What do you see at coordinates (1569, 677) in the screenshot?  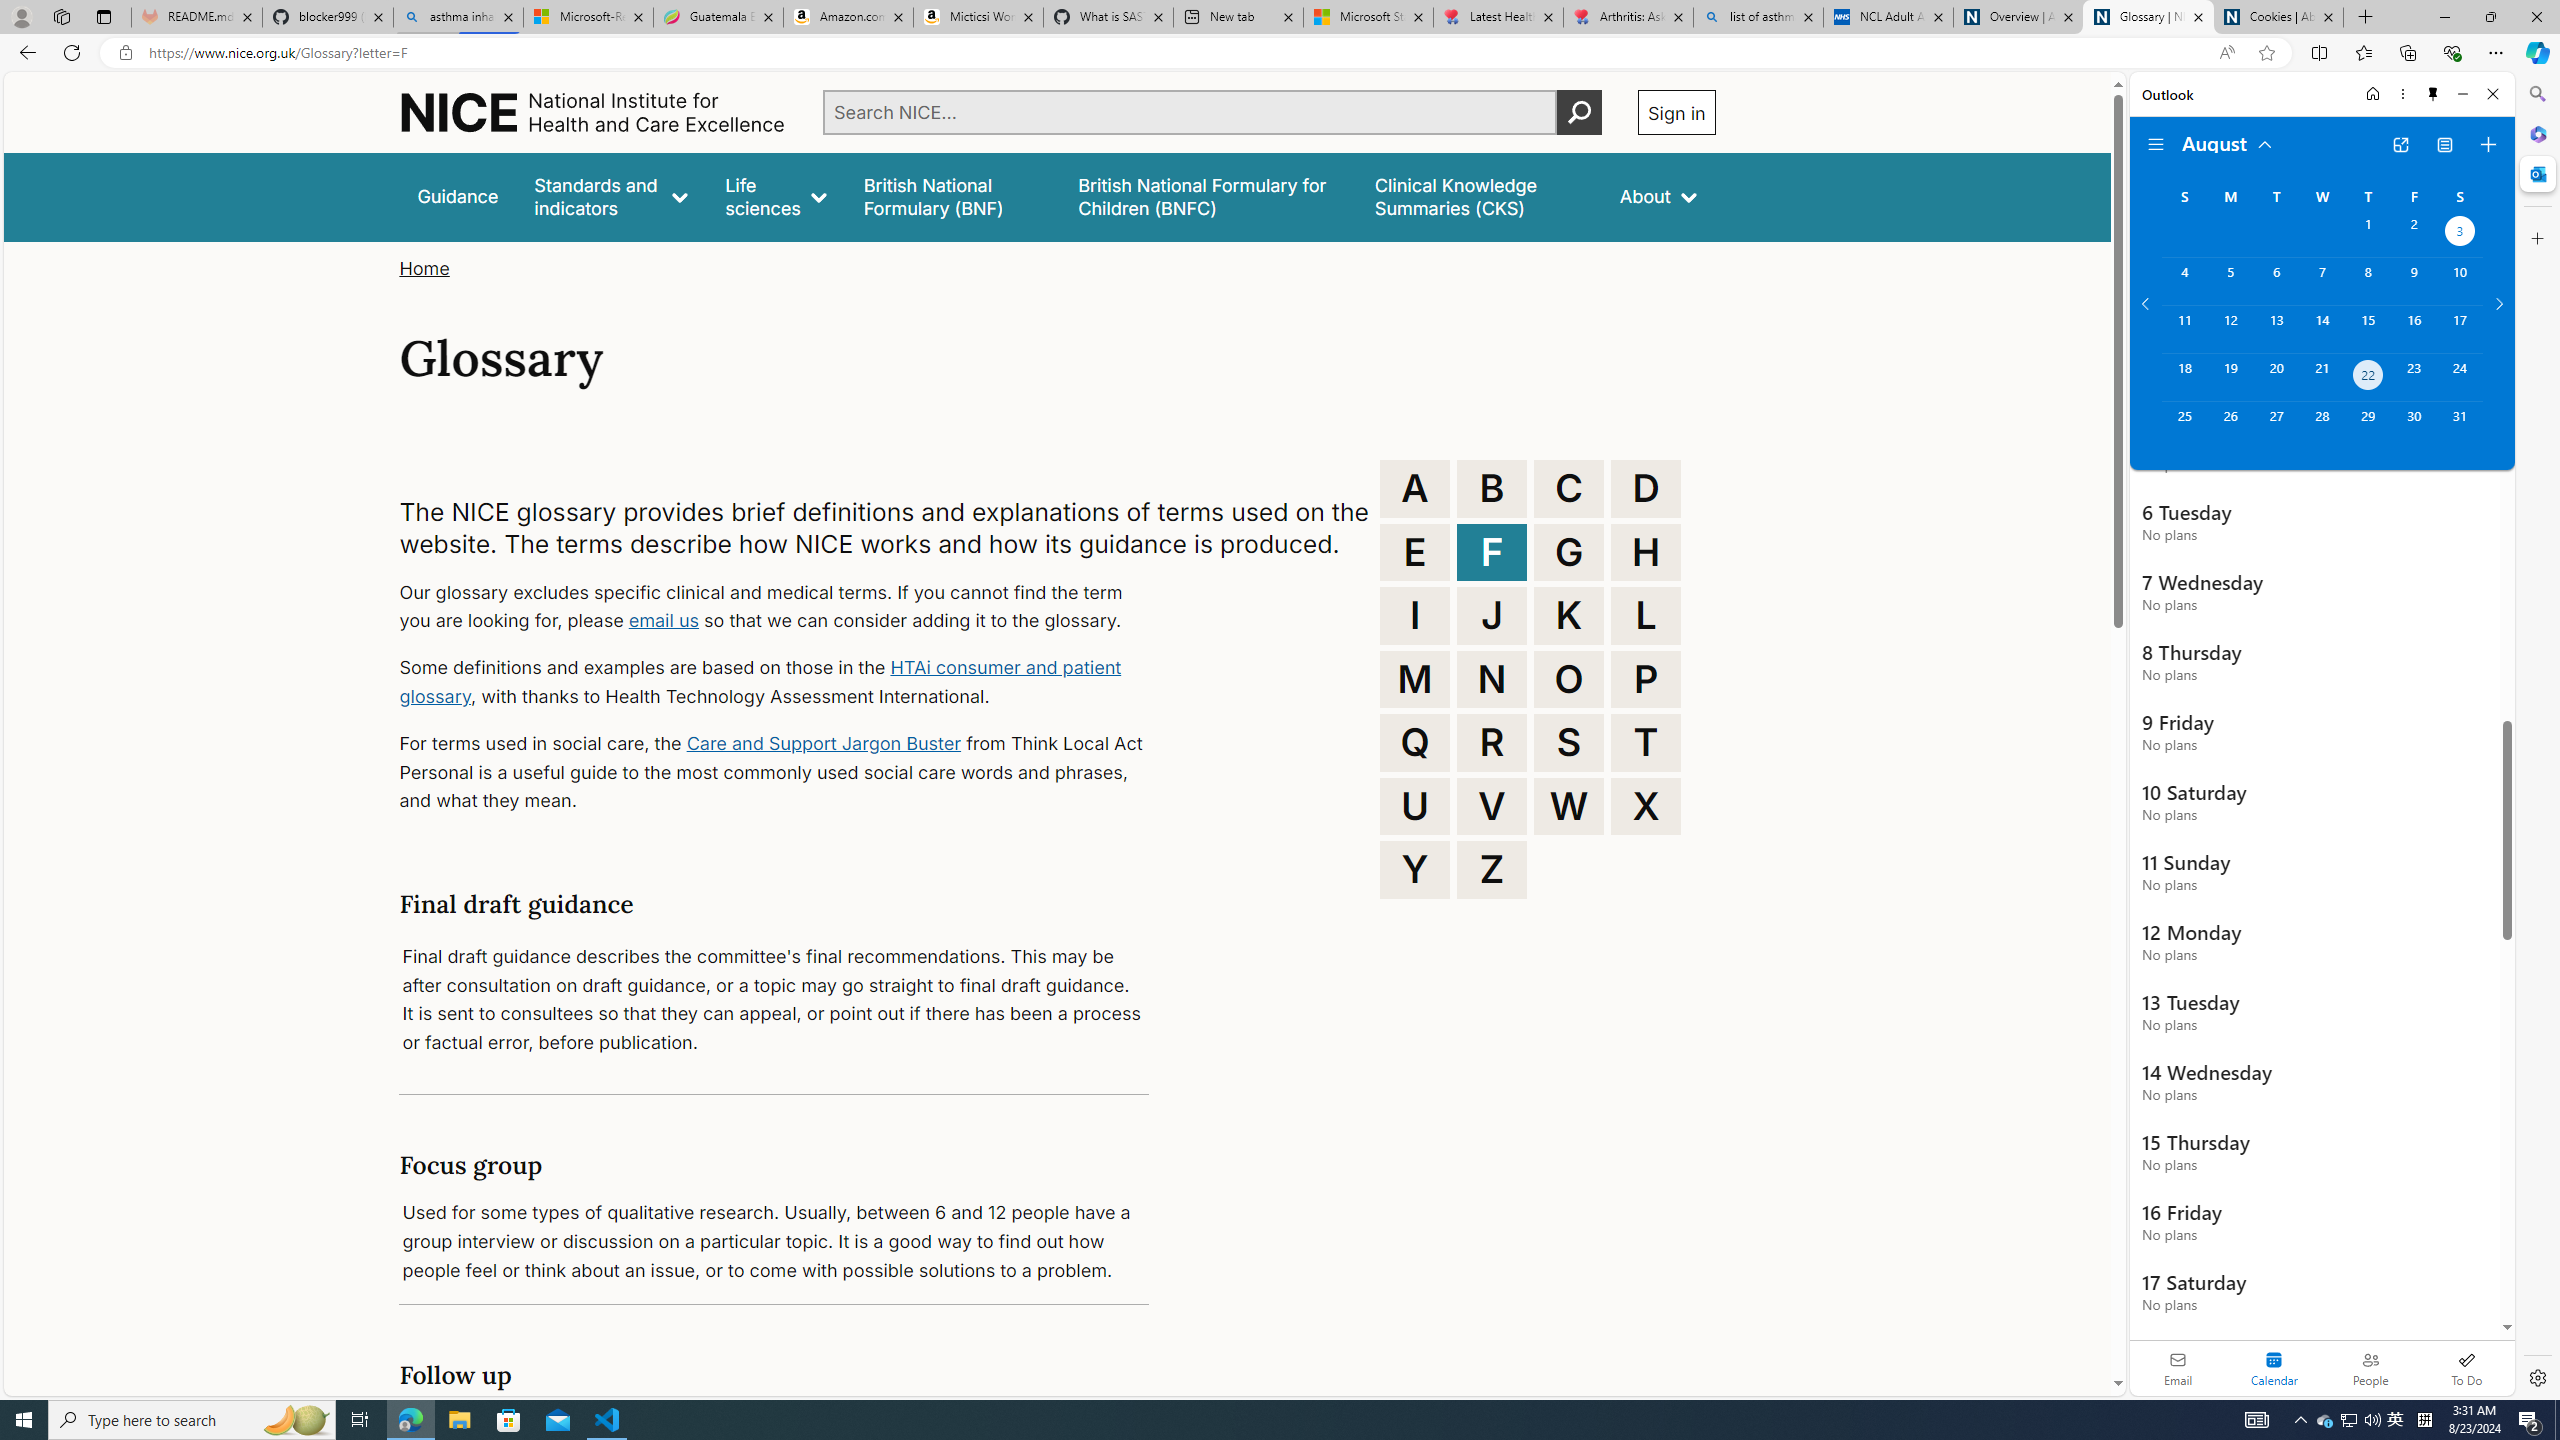 I see `'O'` at bounding box center [1569, 677].